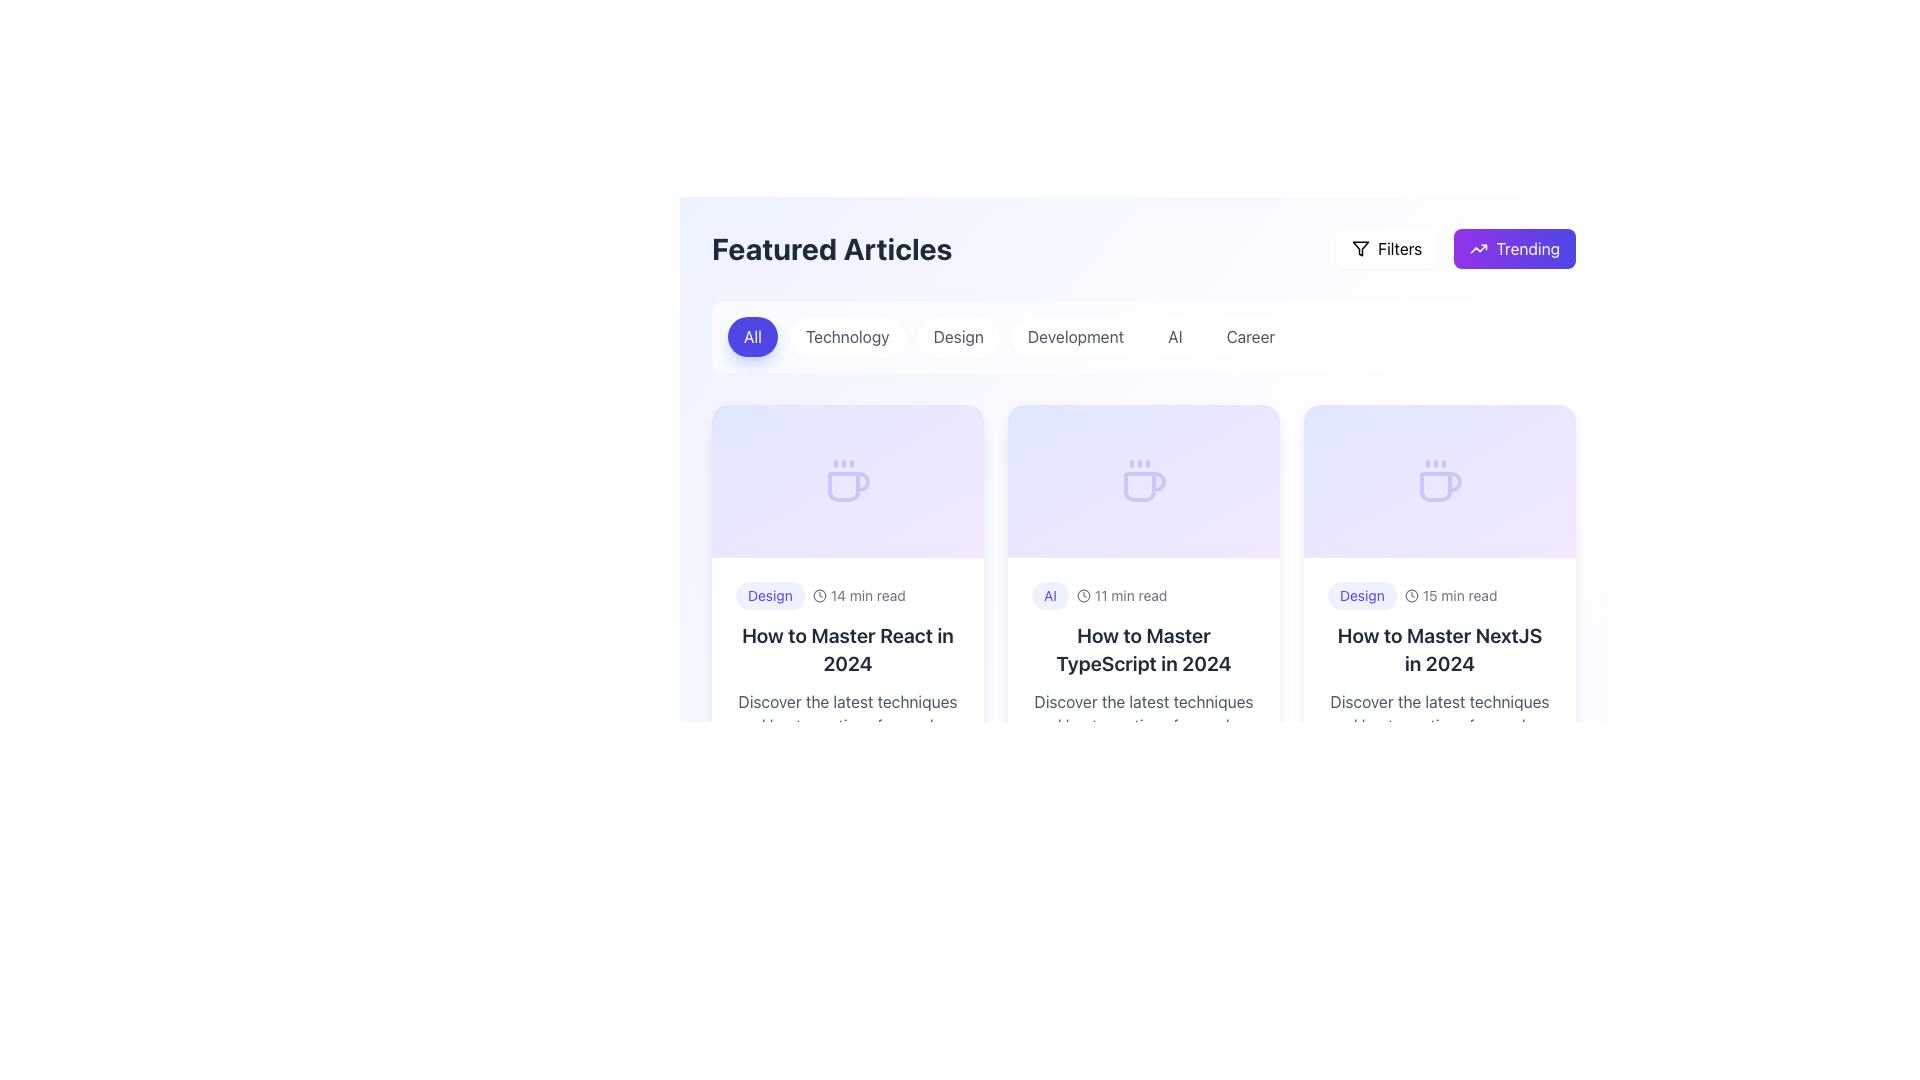 The image size is (1920, 1080). What do you see at coordinates (1440, 595) in the screenshot?
I see `information displayed in the metadata header of the card titled 'How to Master NextJS in 2024', which indicates the category and estimated reading time` at bounding box center [1440, 595].